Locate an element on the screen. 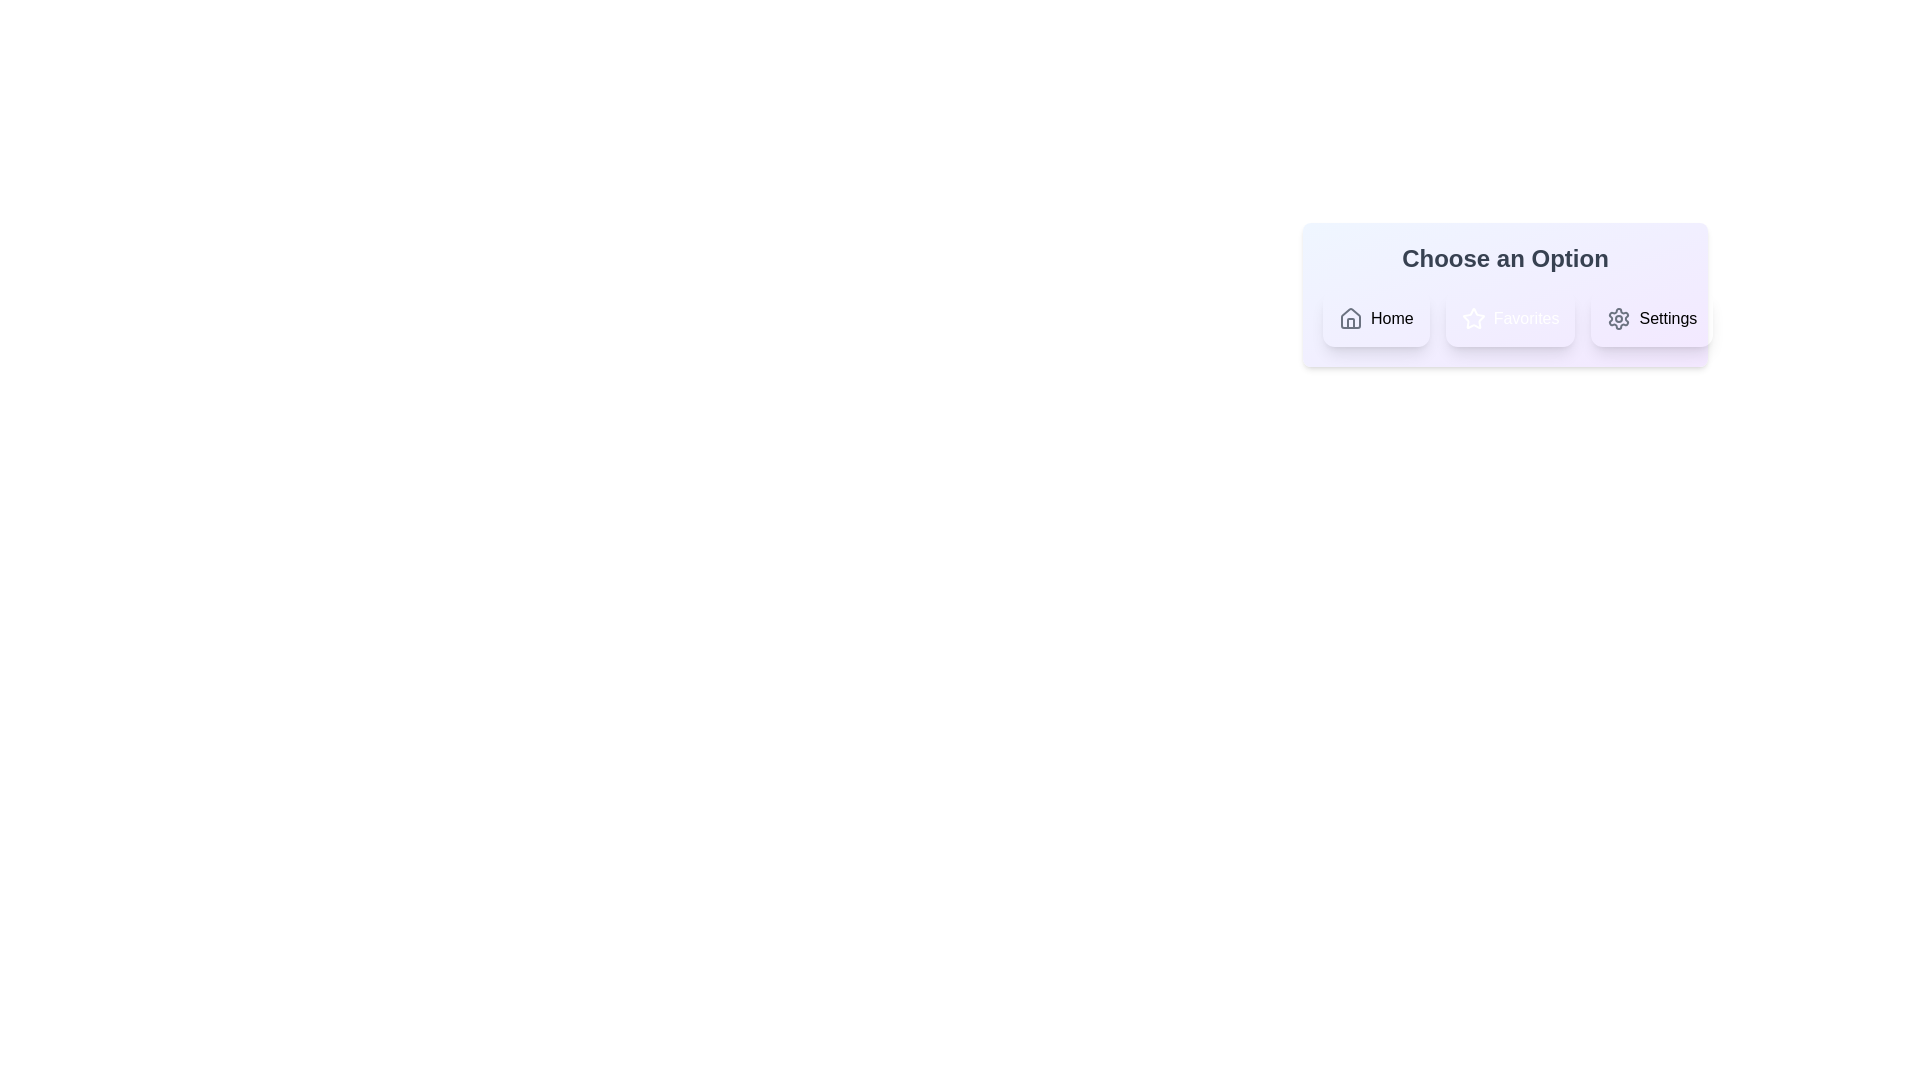 The height and width of the screenshot is (1080, 1920). the chip labeled Settings is located at coordinates (1651, 318).